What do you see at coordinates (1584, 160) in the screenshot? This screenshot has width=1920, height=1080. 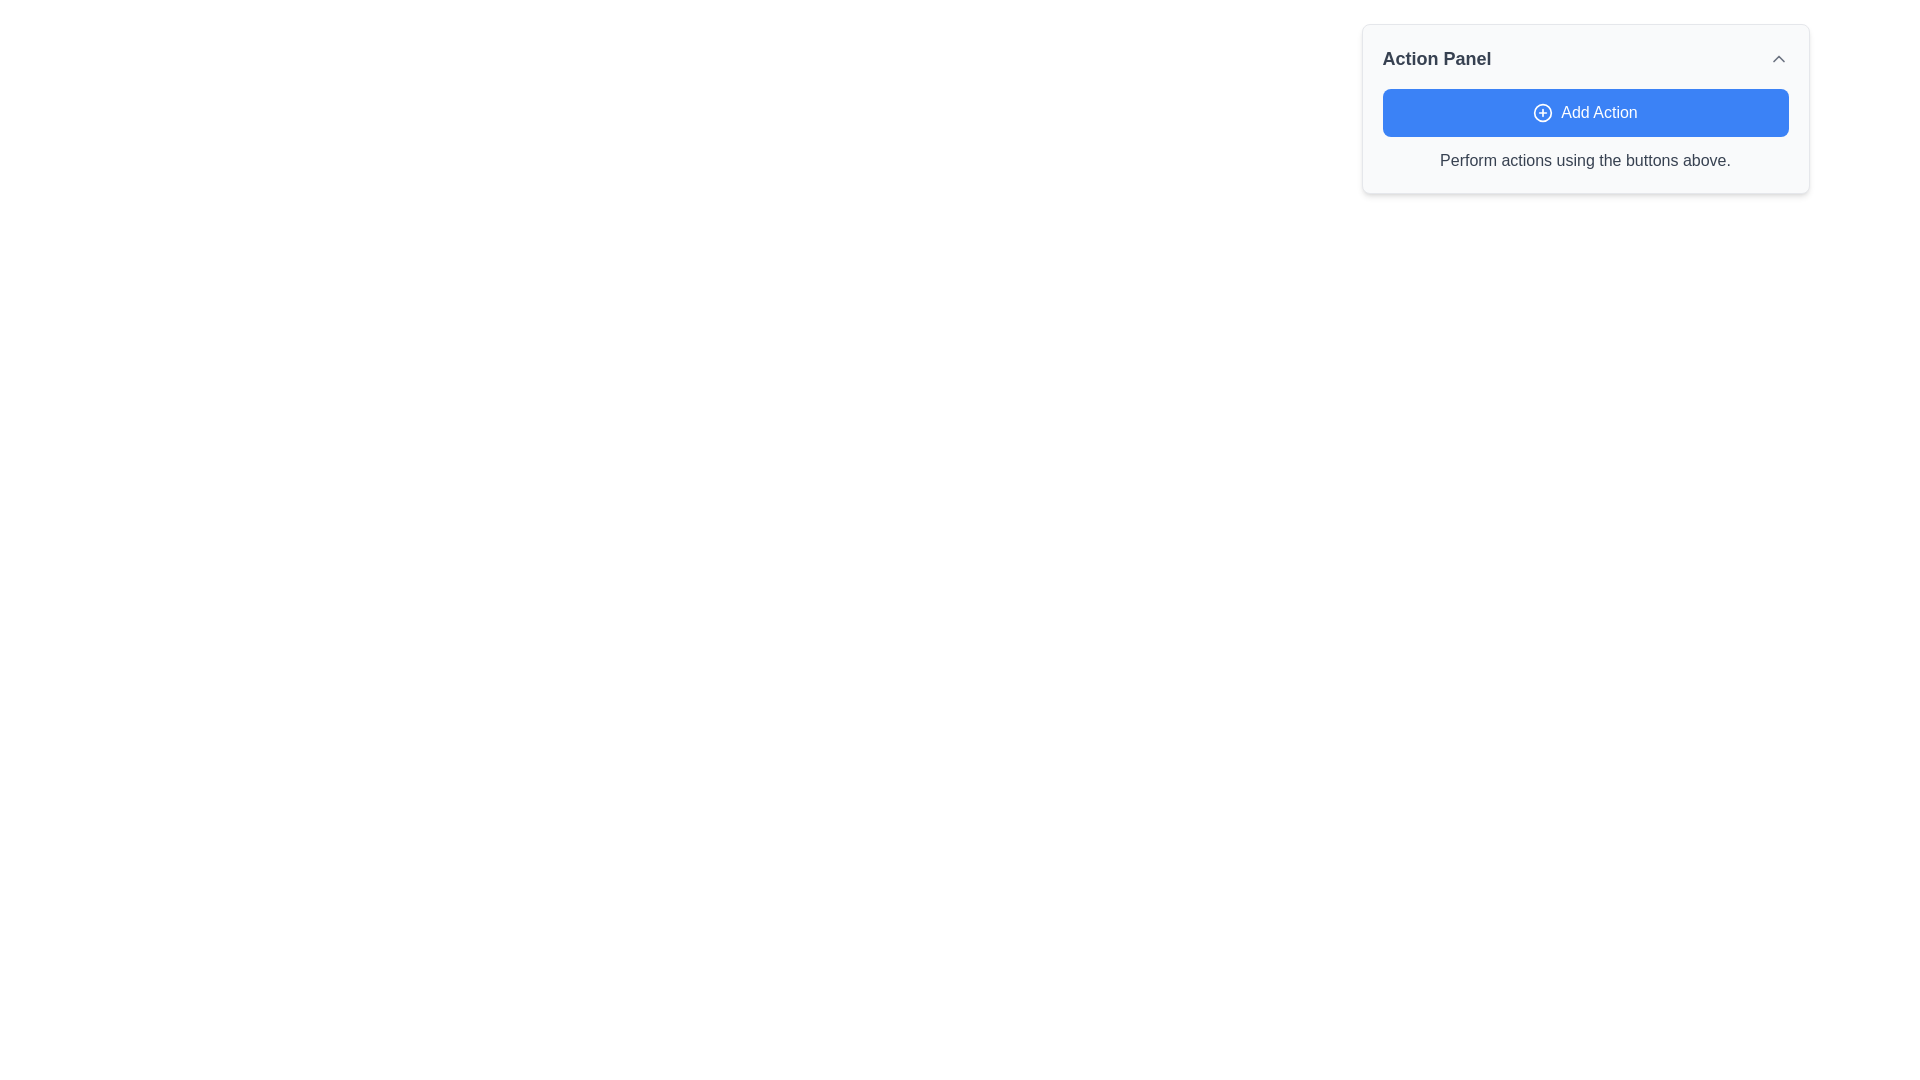 I see `the descriptive text label that provides instructions to the user, located below the 'Add Action' button` at bounding box center [1584, 160].